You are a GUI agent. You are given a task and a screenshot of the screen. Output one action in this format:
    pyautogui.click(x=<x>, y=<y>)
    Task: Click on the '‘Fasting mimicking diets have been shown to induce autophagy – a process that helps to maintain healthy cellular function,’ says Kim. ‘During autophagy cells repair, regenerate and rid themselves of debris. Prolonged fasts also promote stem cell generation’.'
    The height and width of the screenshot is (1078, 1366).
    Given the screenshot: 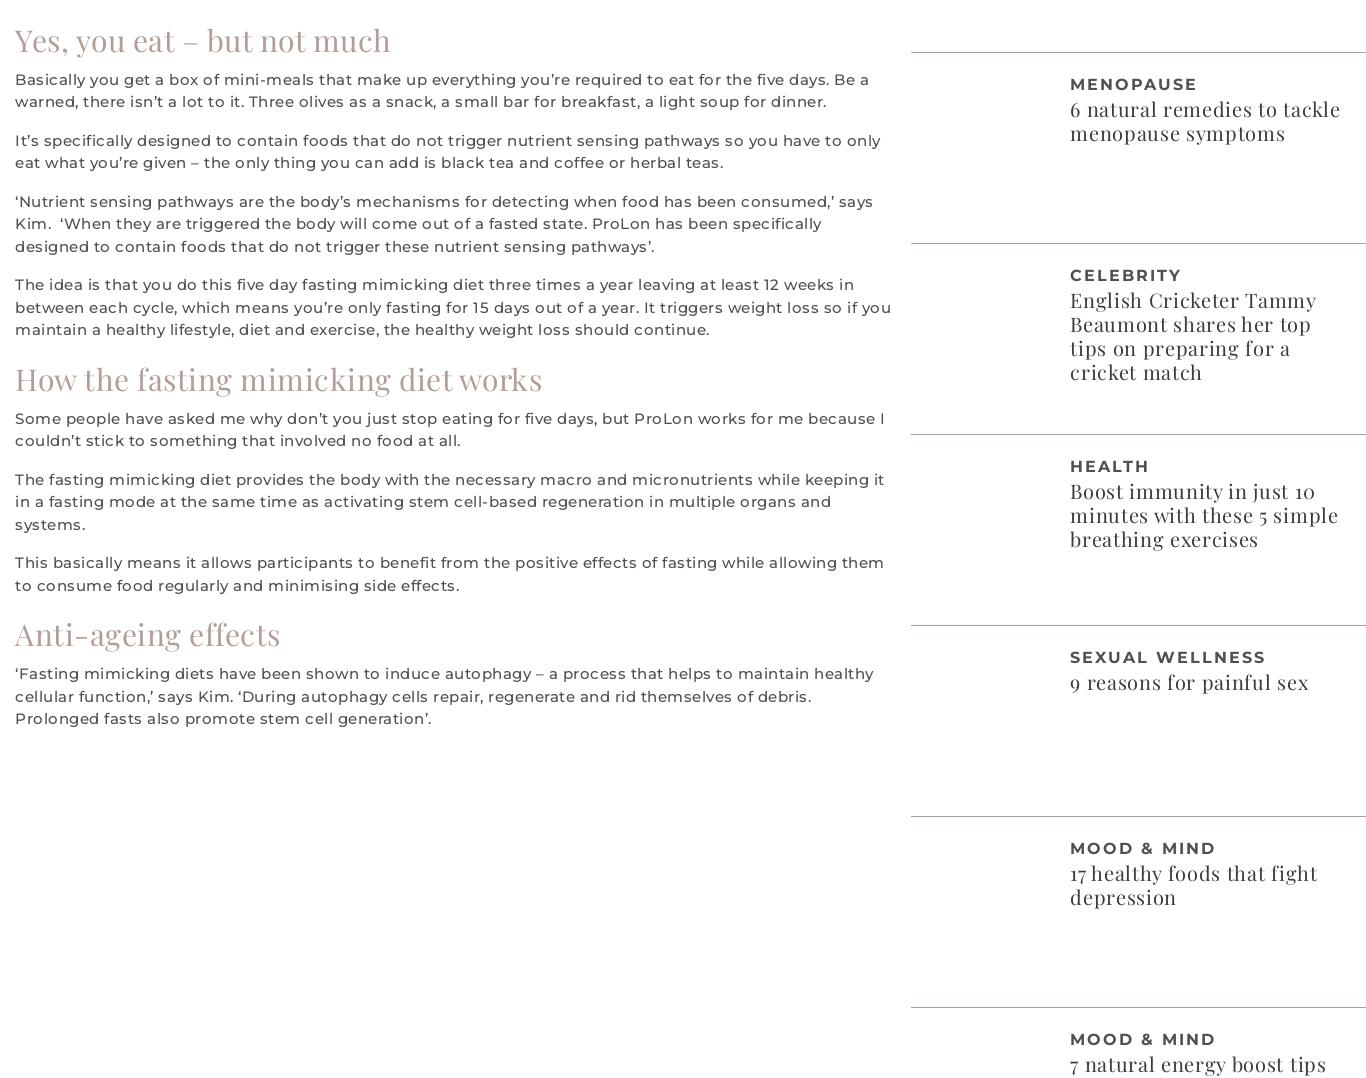 What is the action you would take?
    pyautogui.click(x=442, y=694)
    